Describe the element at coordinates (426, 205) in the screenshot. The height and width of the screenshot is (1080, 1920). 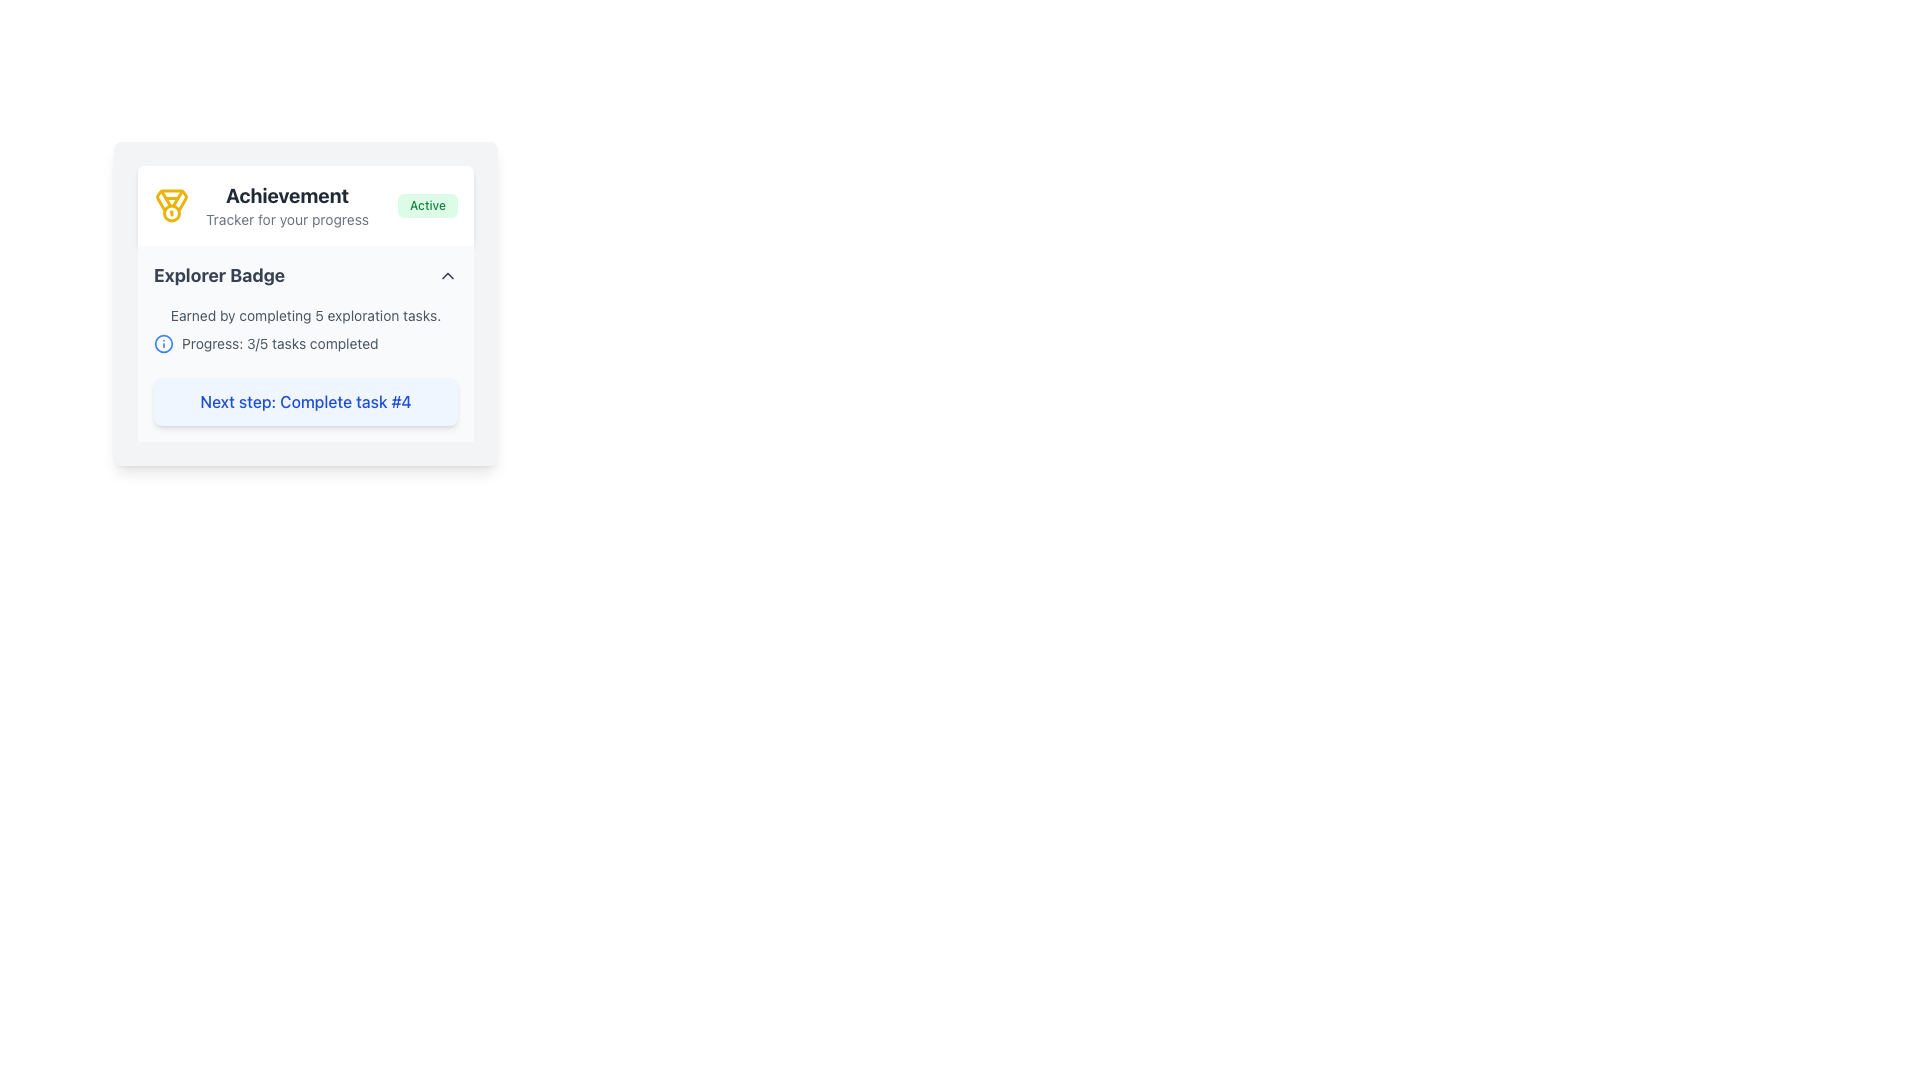
I see `the Status Indicator Badge, which is a small rectangular badge with rounded corners, green background, and displays 'Active' in bold text, located in the top-right corner of the 'Achievement' card` at that location.